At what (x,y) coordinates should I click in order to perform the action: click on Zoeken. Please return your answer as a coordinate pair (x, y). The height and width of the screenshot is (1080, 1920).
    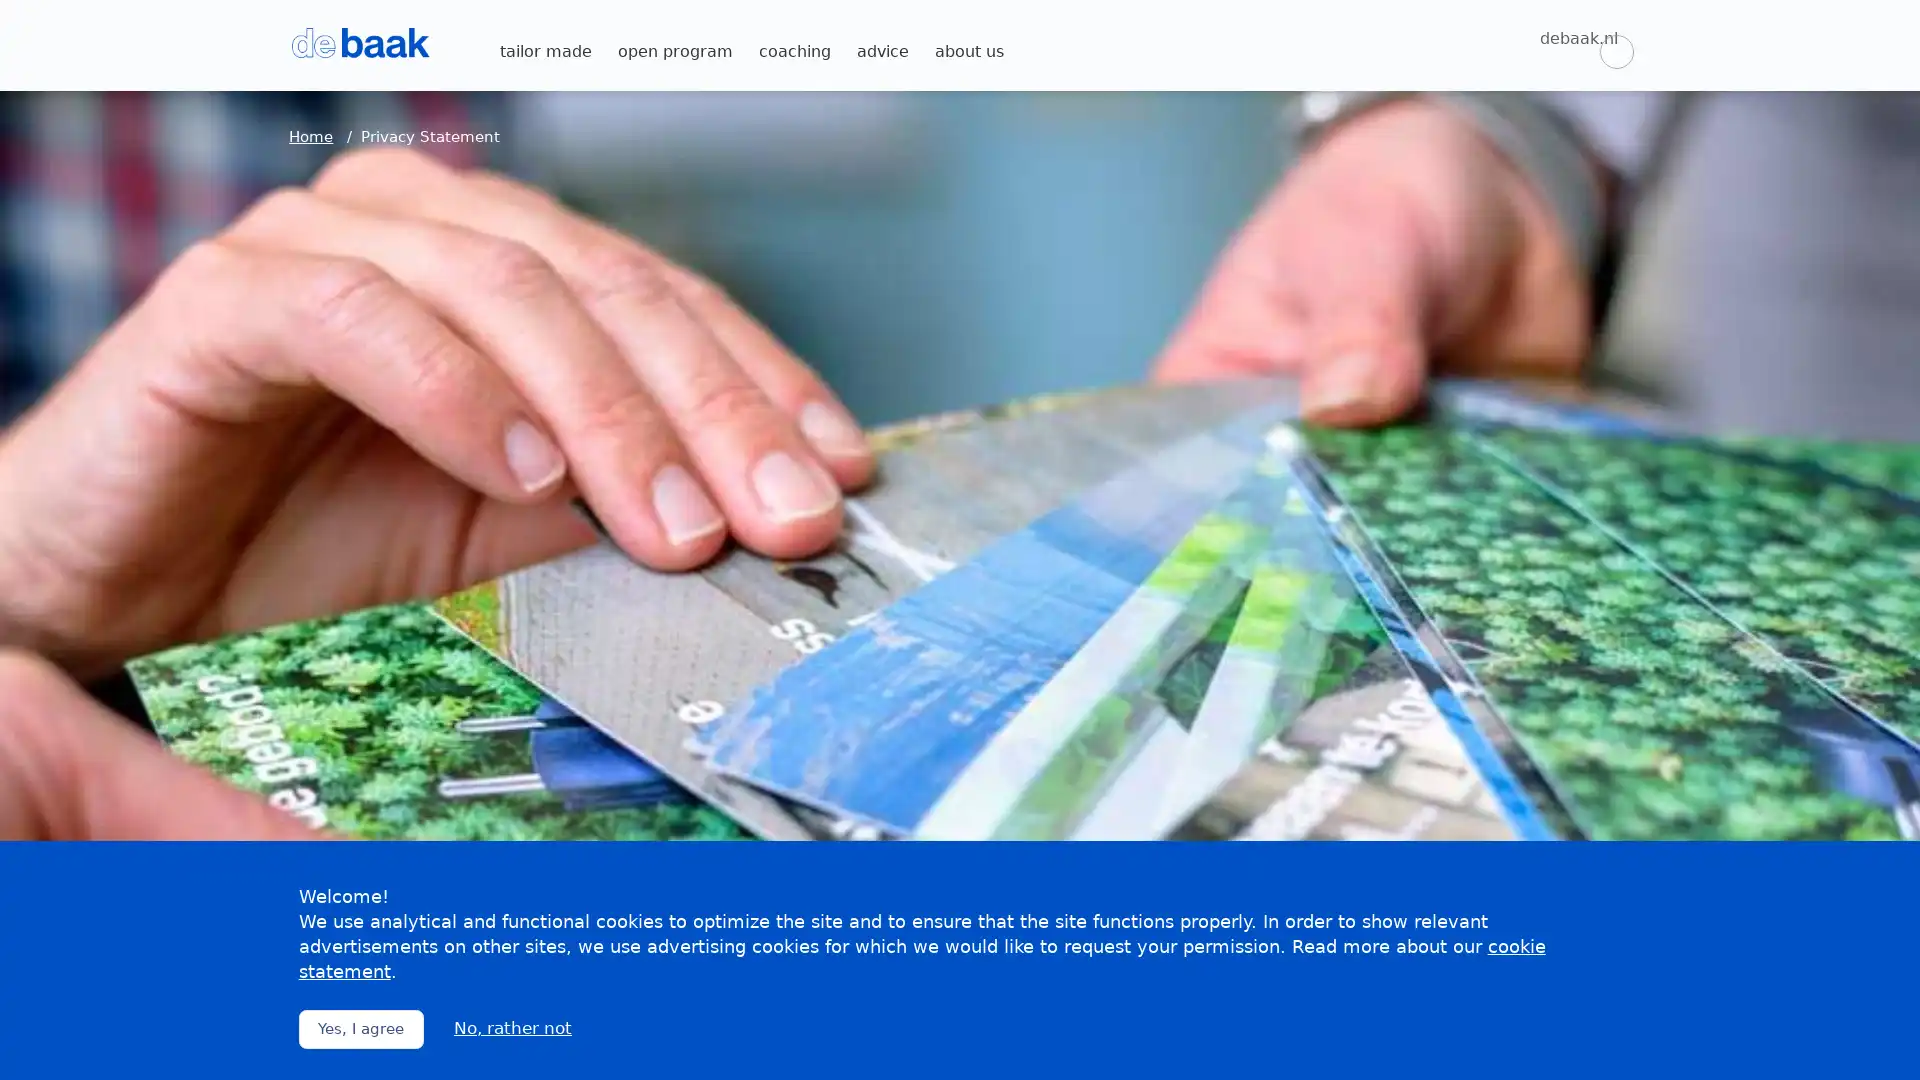
    Looking at the image, I should click on (1627, 103).